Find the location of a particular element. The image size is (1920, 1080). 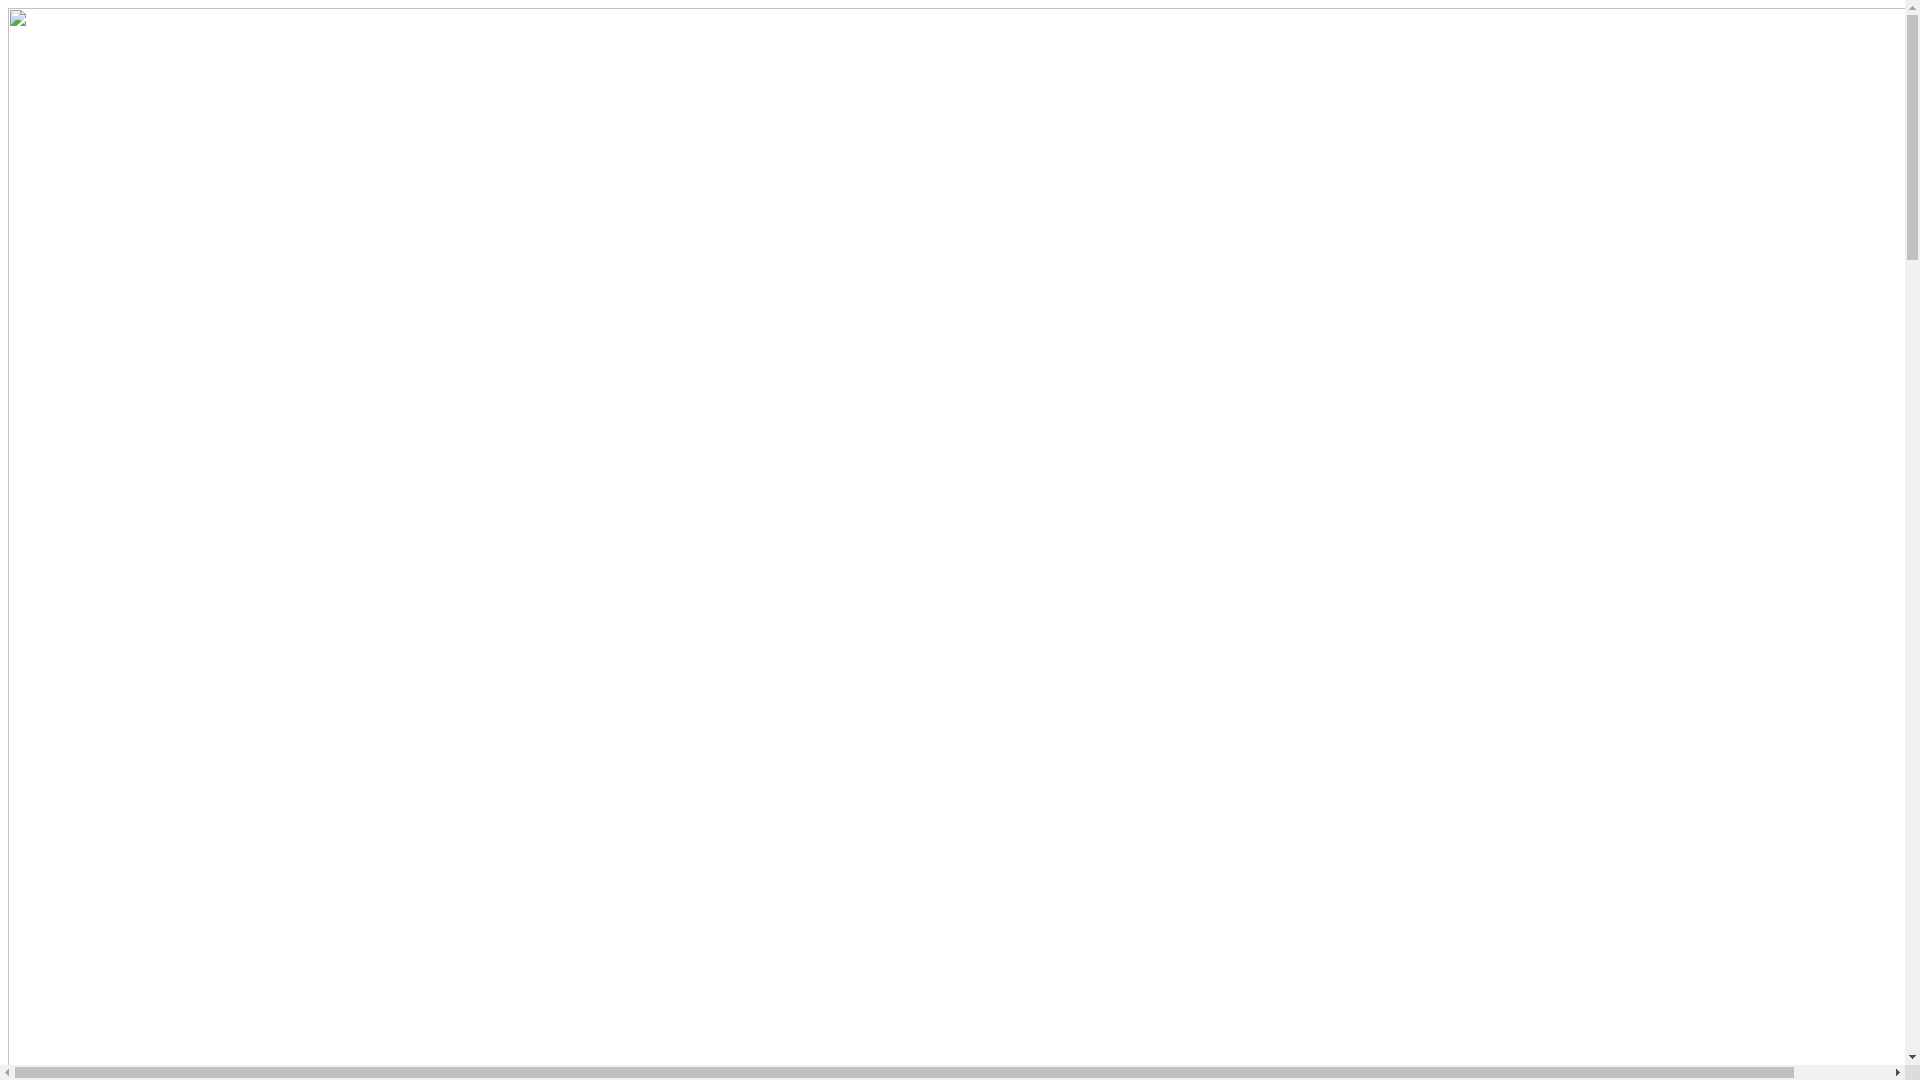

'Skip to content' is located at coordinates (7, 7).